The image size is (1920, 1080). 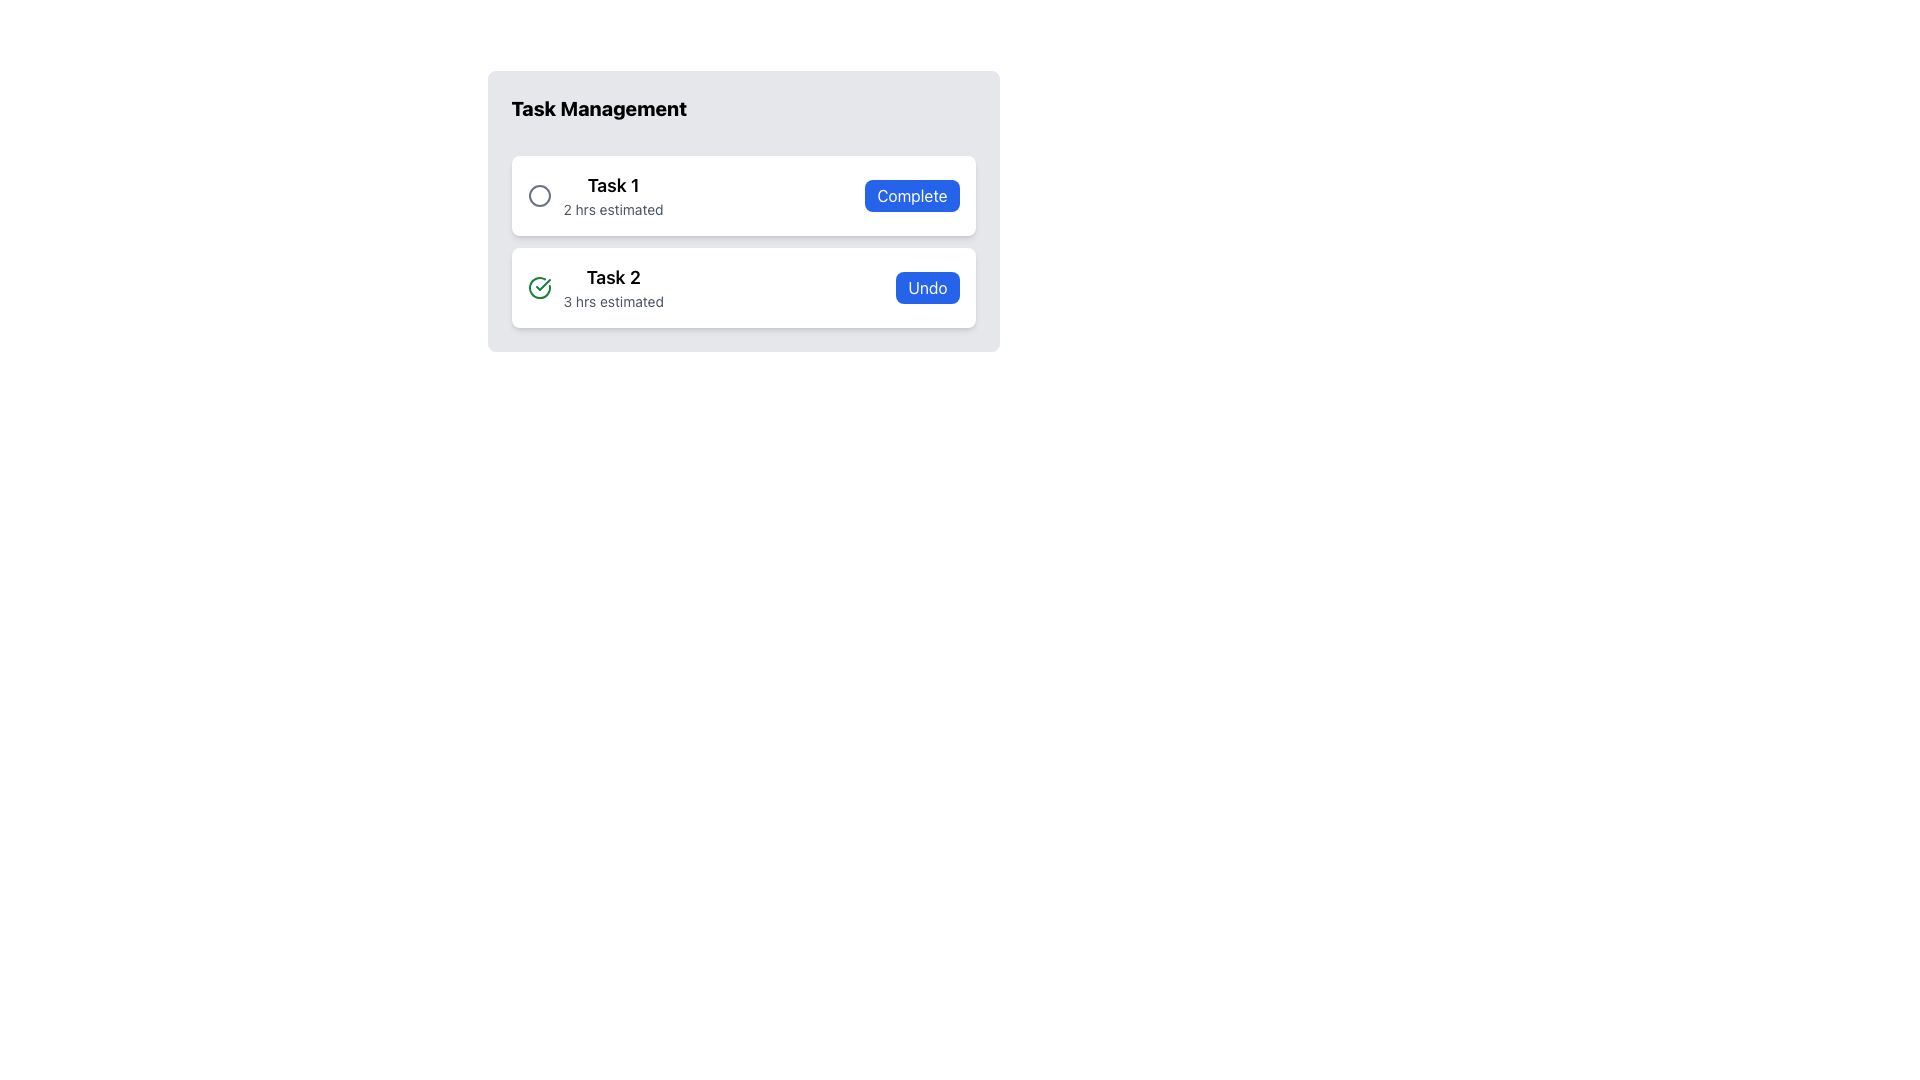 I want to click on the upper-left segment of the checkmark icon located to the left of the 'Task 2' label in the task management component, so click(x=539, y=288).